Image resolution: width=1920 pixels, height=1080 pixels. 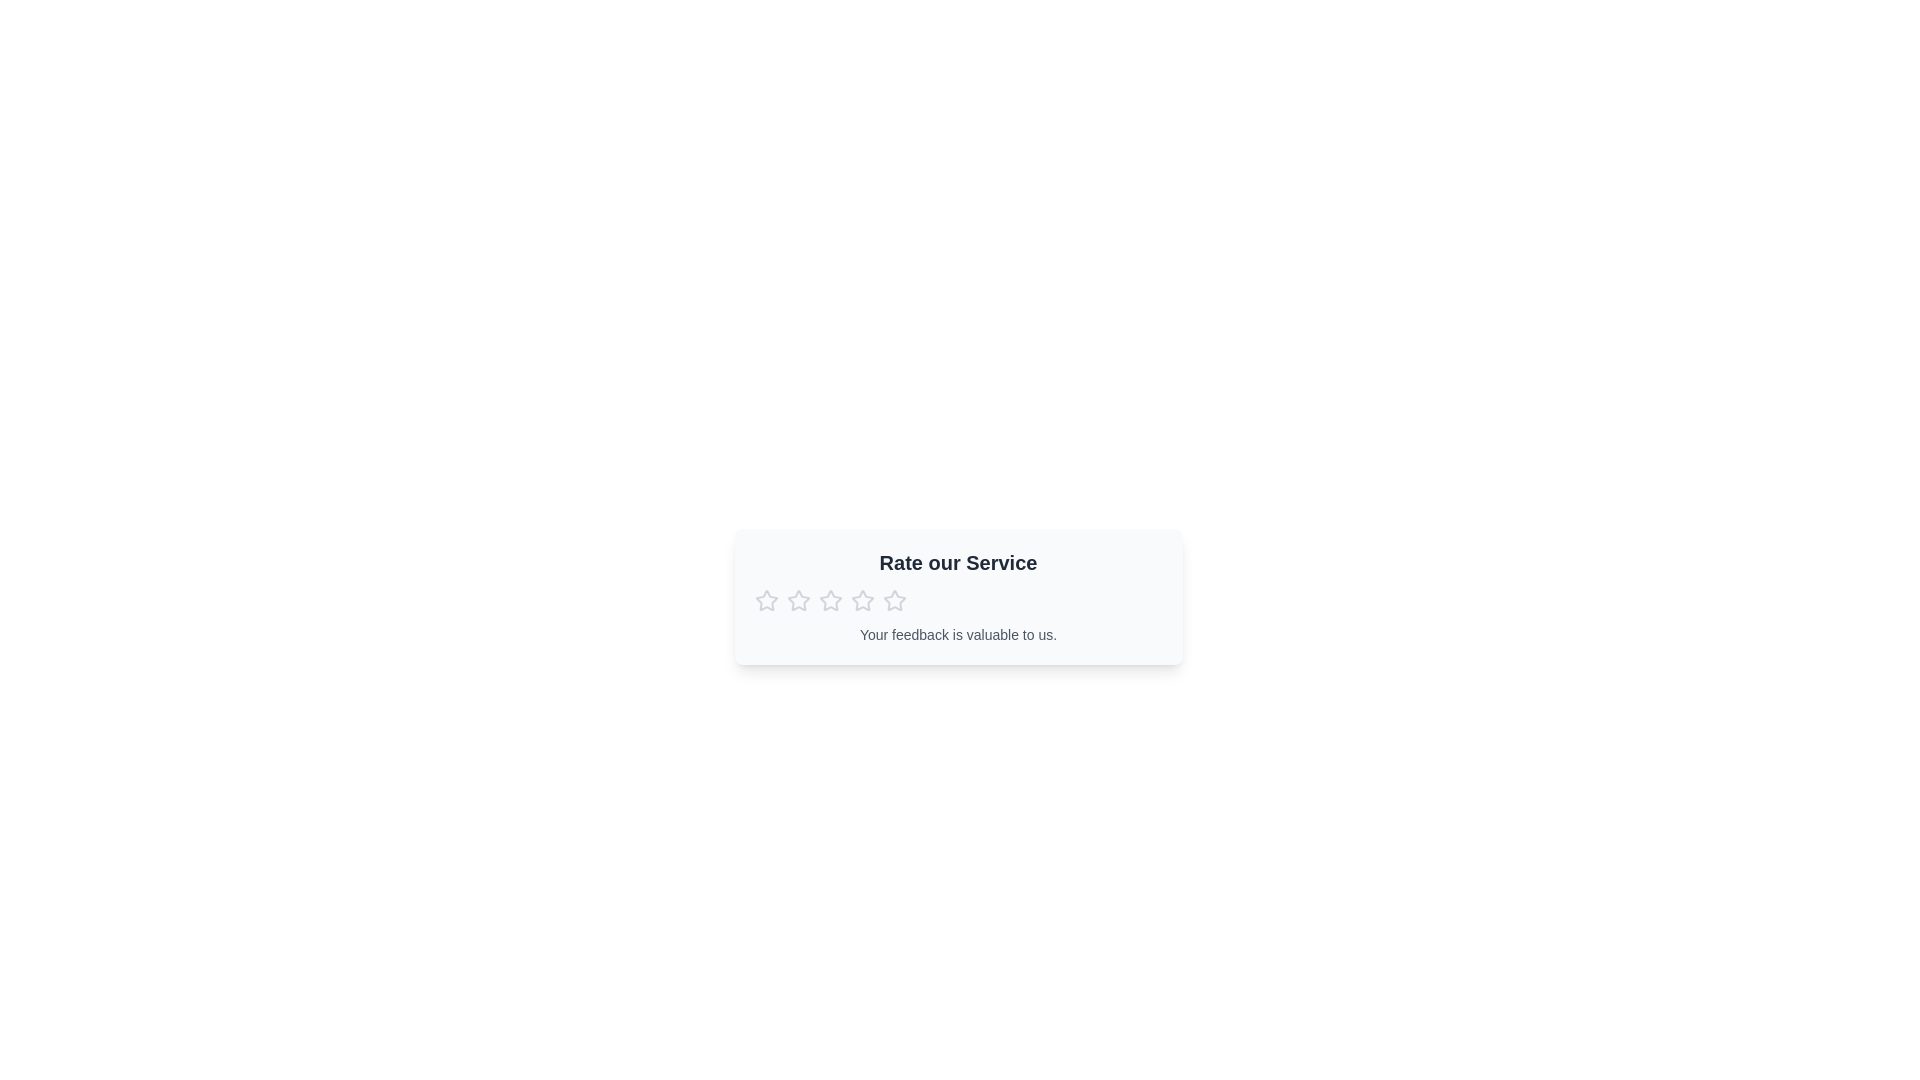 I want to click on the second star icon from the left in the horizontal group of five stars to rate 2 stars, so click(x=797, y=599).